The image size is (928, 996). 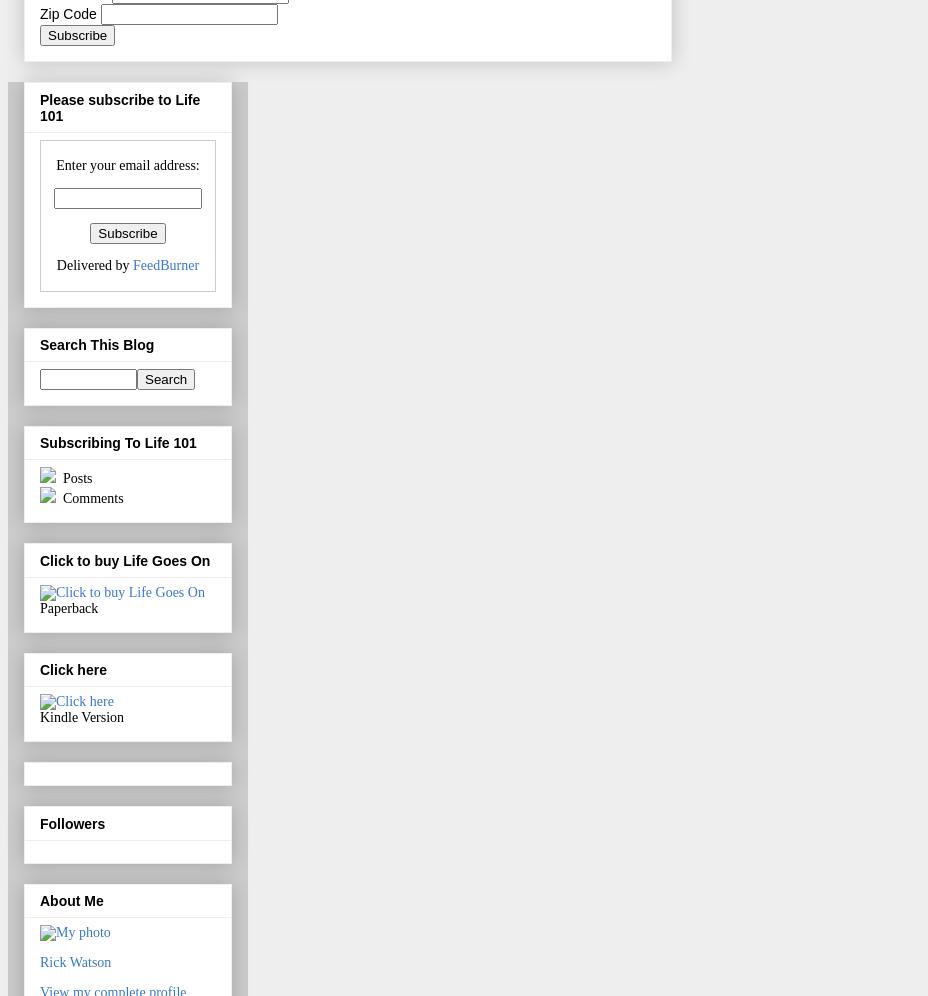 I want to click on 'Enter your email address:', so click(x=127, y=163).